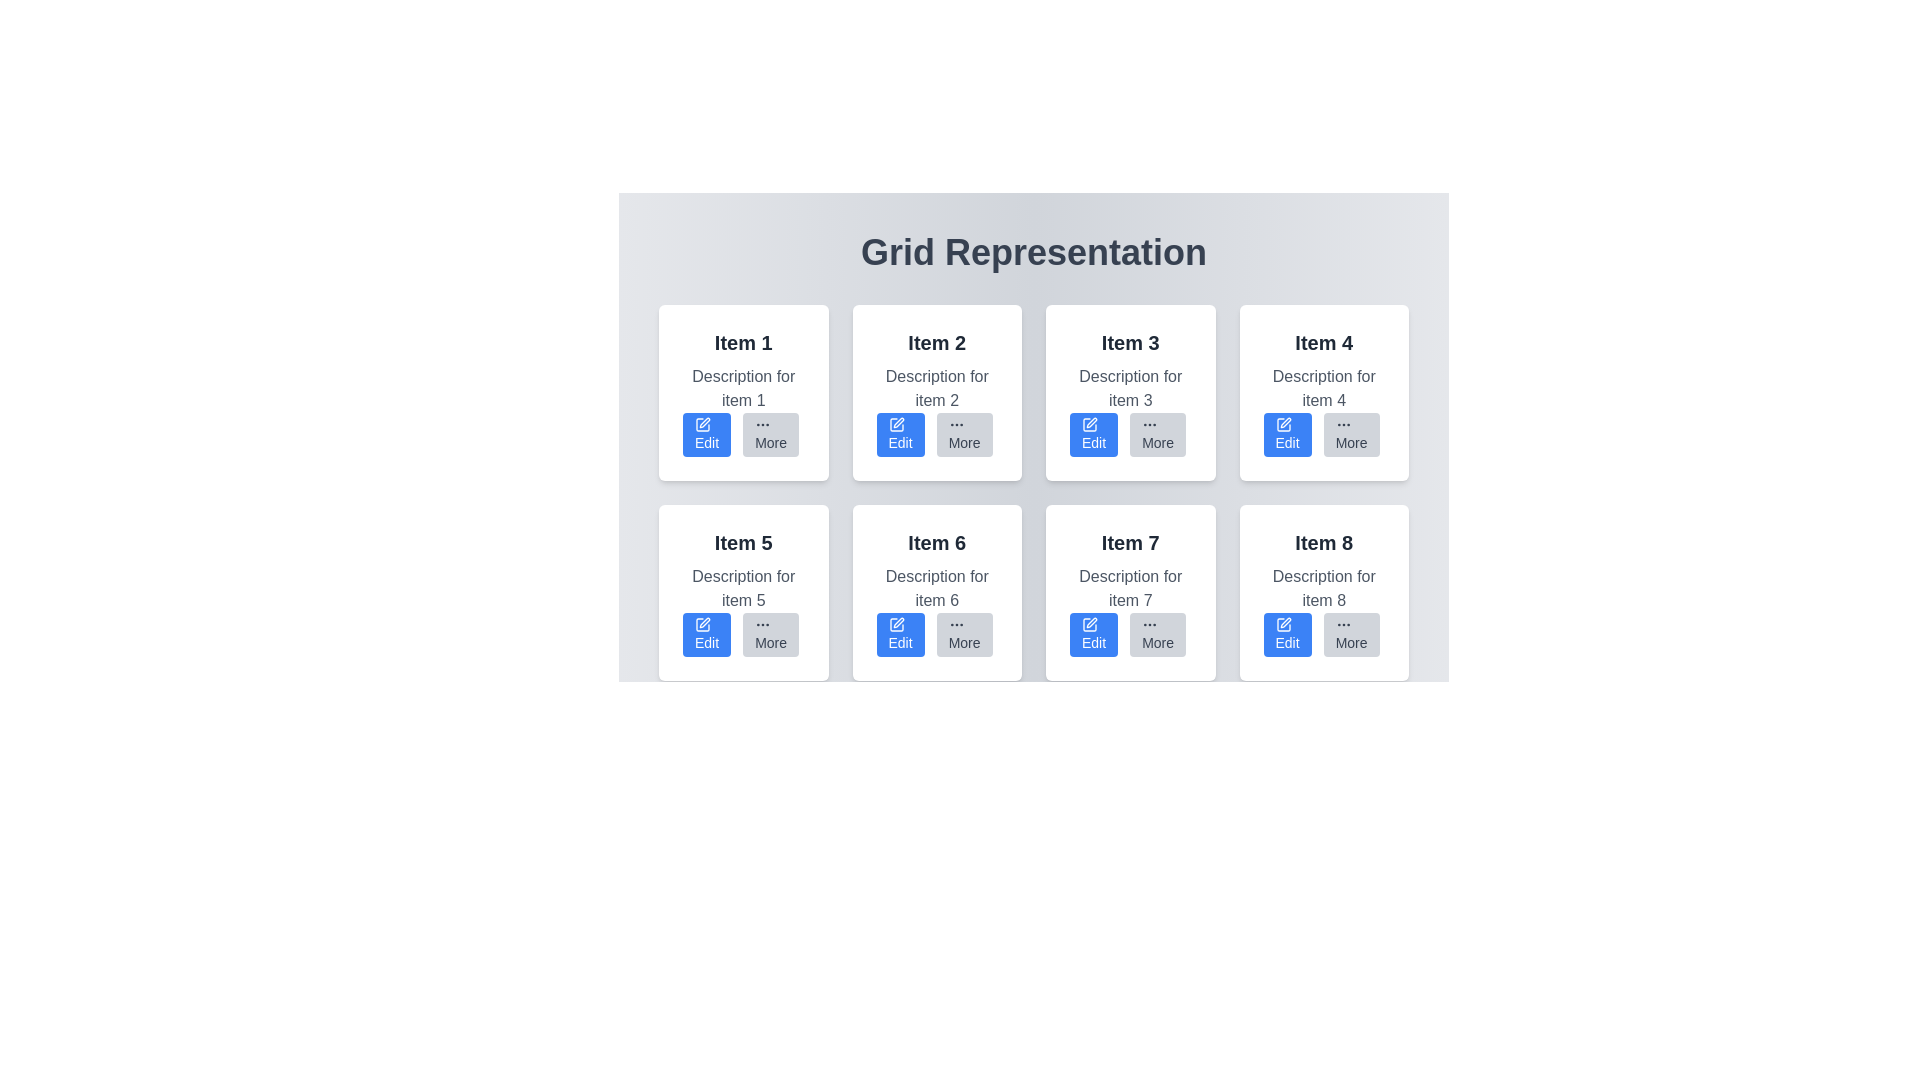 This screenshot has height=1080, width=1920. I want to click on the 'More' button icon in the bottom-right corner of the card for 'Item 8', so click(1343, 623).